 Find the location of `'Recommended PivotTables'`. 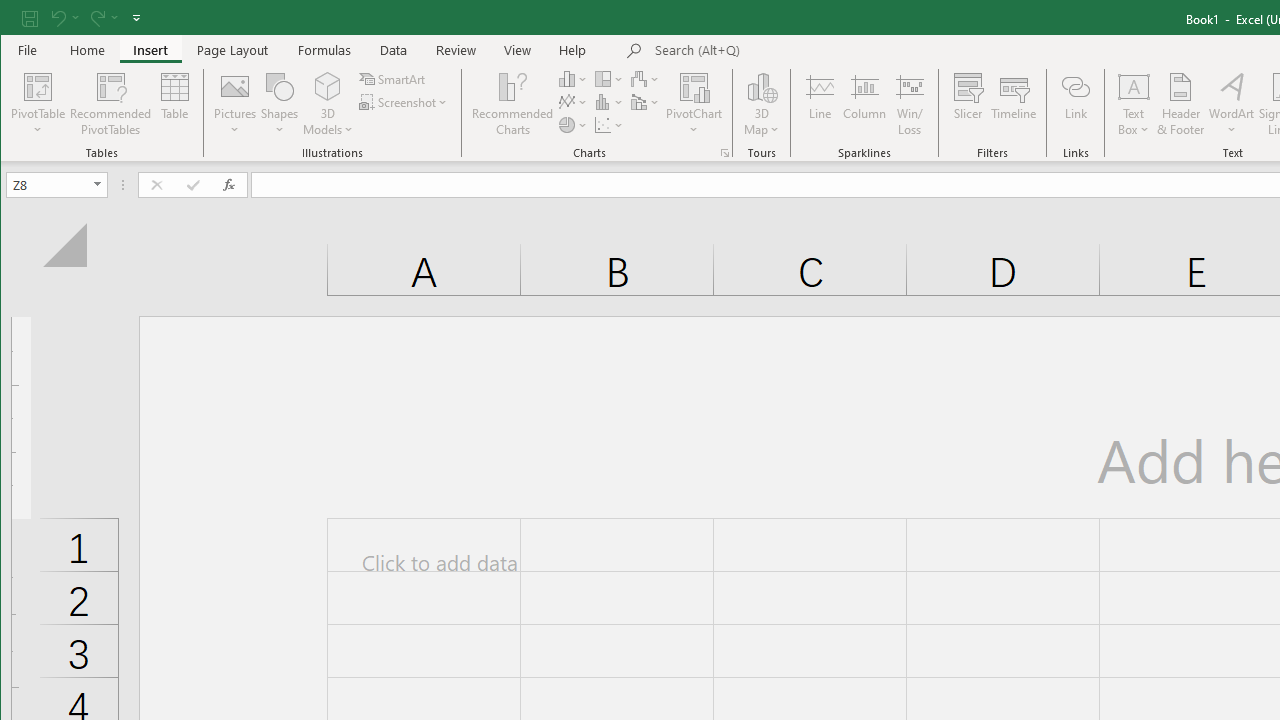

'Recommended PivotTables' is located at coordinates (109, 104).